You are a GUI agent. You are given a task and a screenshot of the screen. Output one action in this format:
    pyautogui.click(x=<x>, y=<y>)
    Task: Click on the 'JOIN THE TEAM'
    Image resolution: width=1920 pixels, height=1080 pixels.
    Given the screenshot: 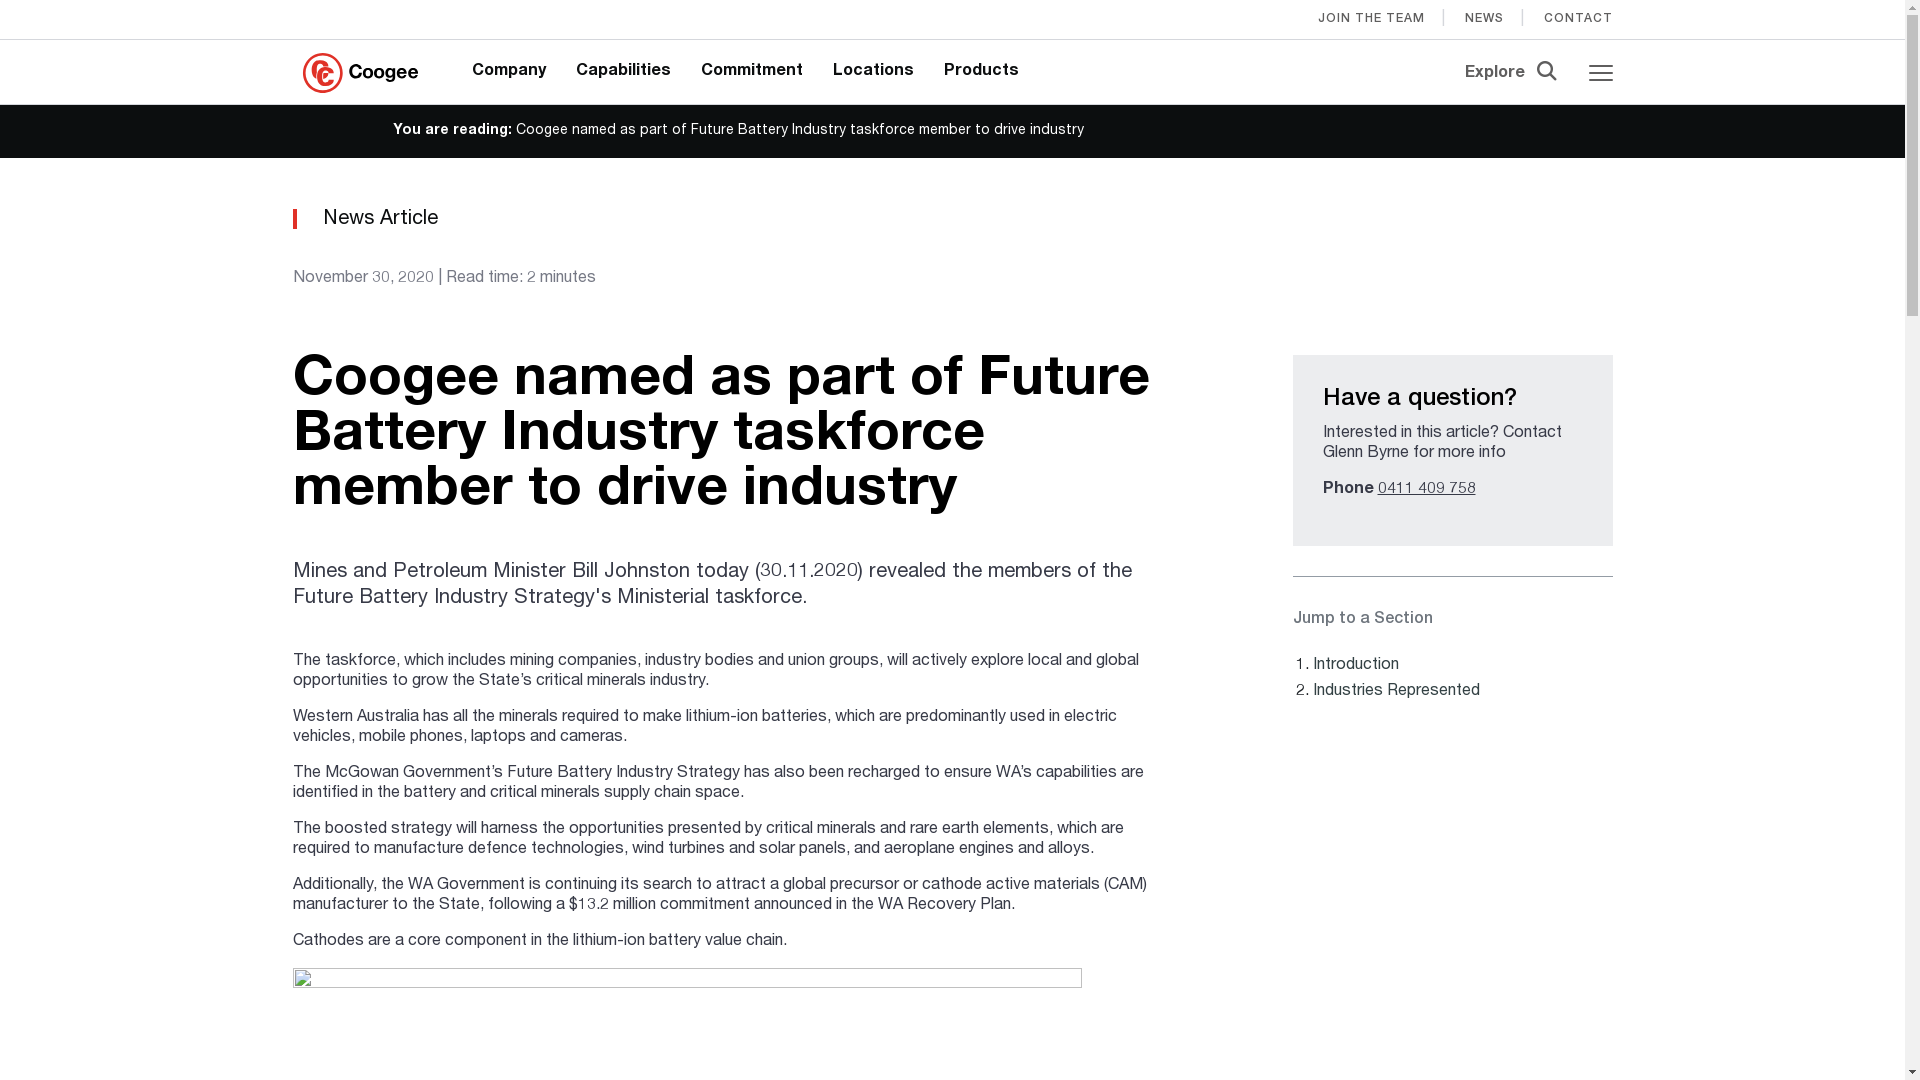 What is the action you would take?
    pyautogui.click(x=1318, y=19)
    